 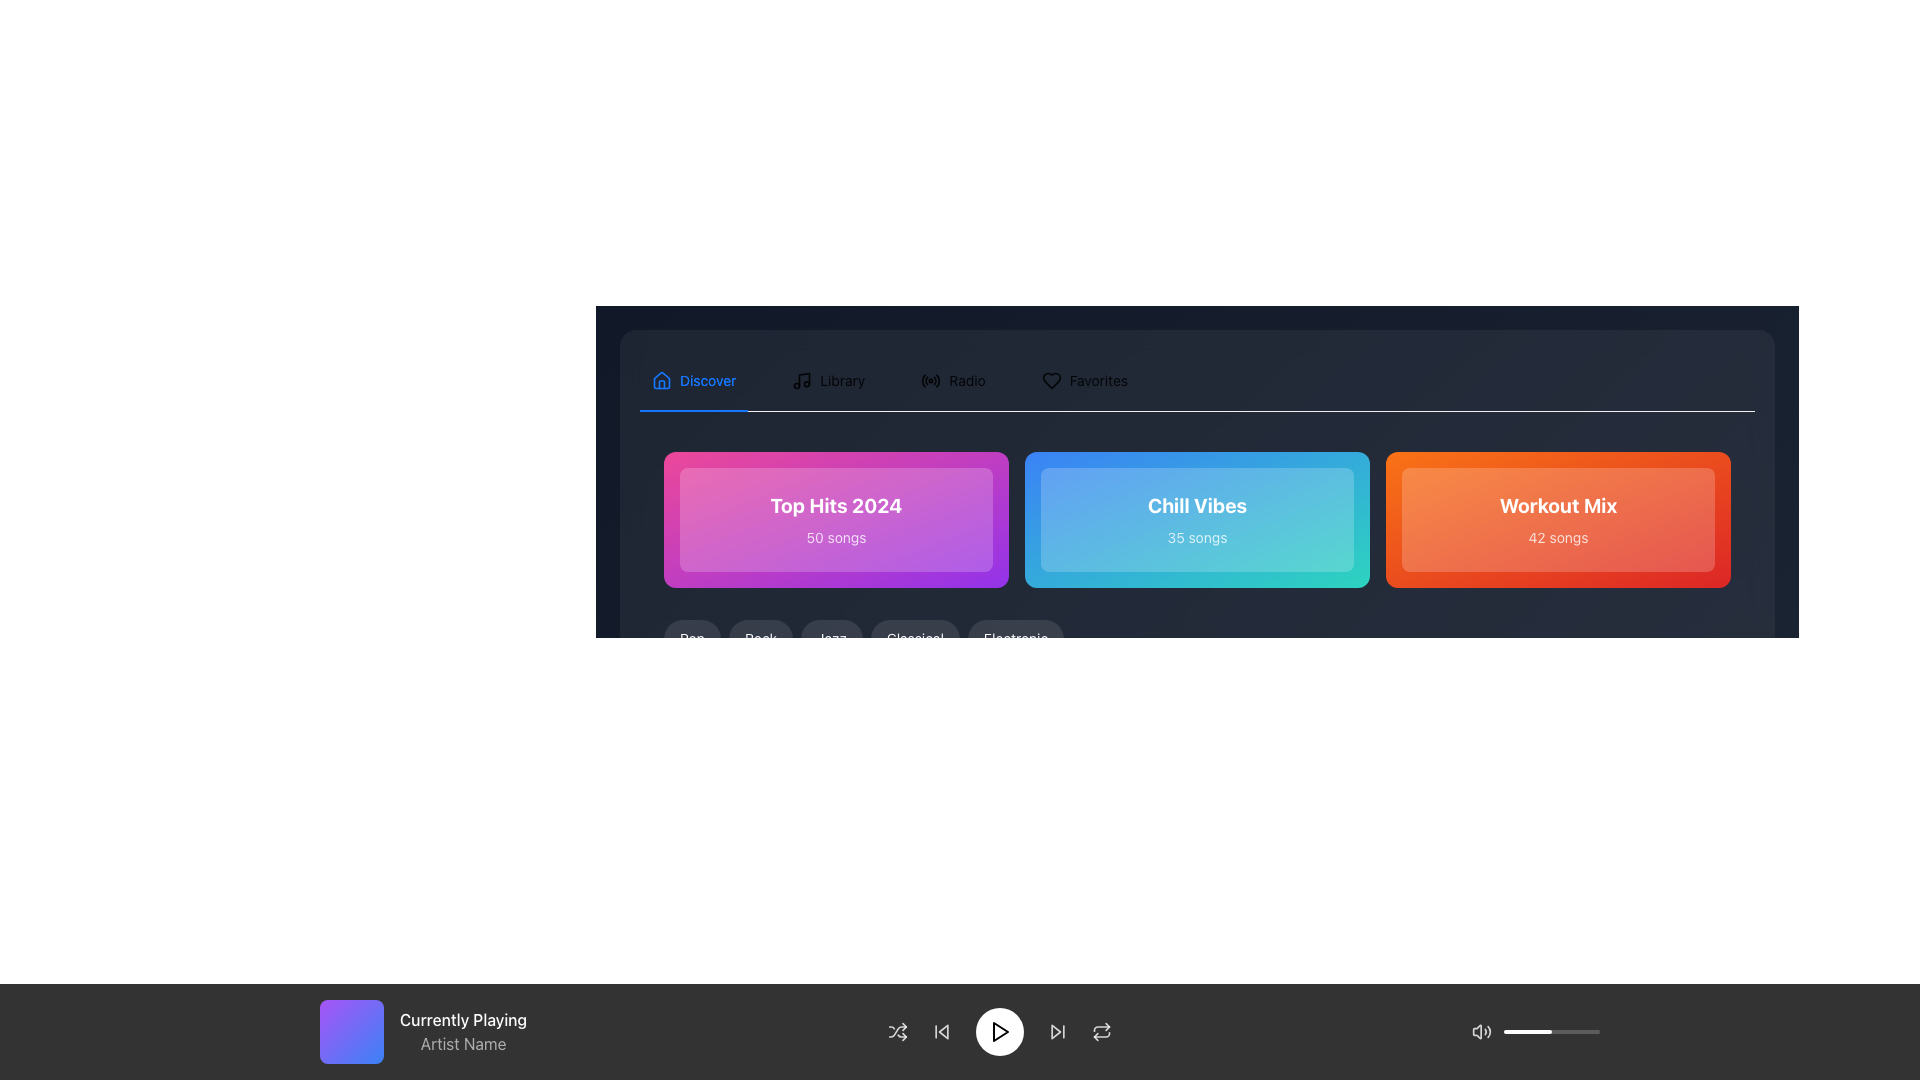 I want to click on the slider position, so click(x=1548, y=1032).